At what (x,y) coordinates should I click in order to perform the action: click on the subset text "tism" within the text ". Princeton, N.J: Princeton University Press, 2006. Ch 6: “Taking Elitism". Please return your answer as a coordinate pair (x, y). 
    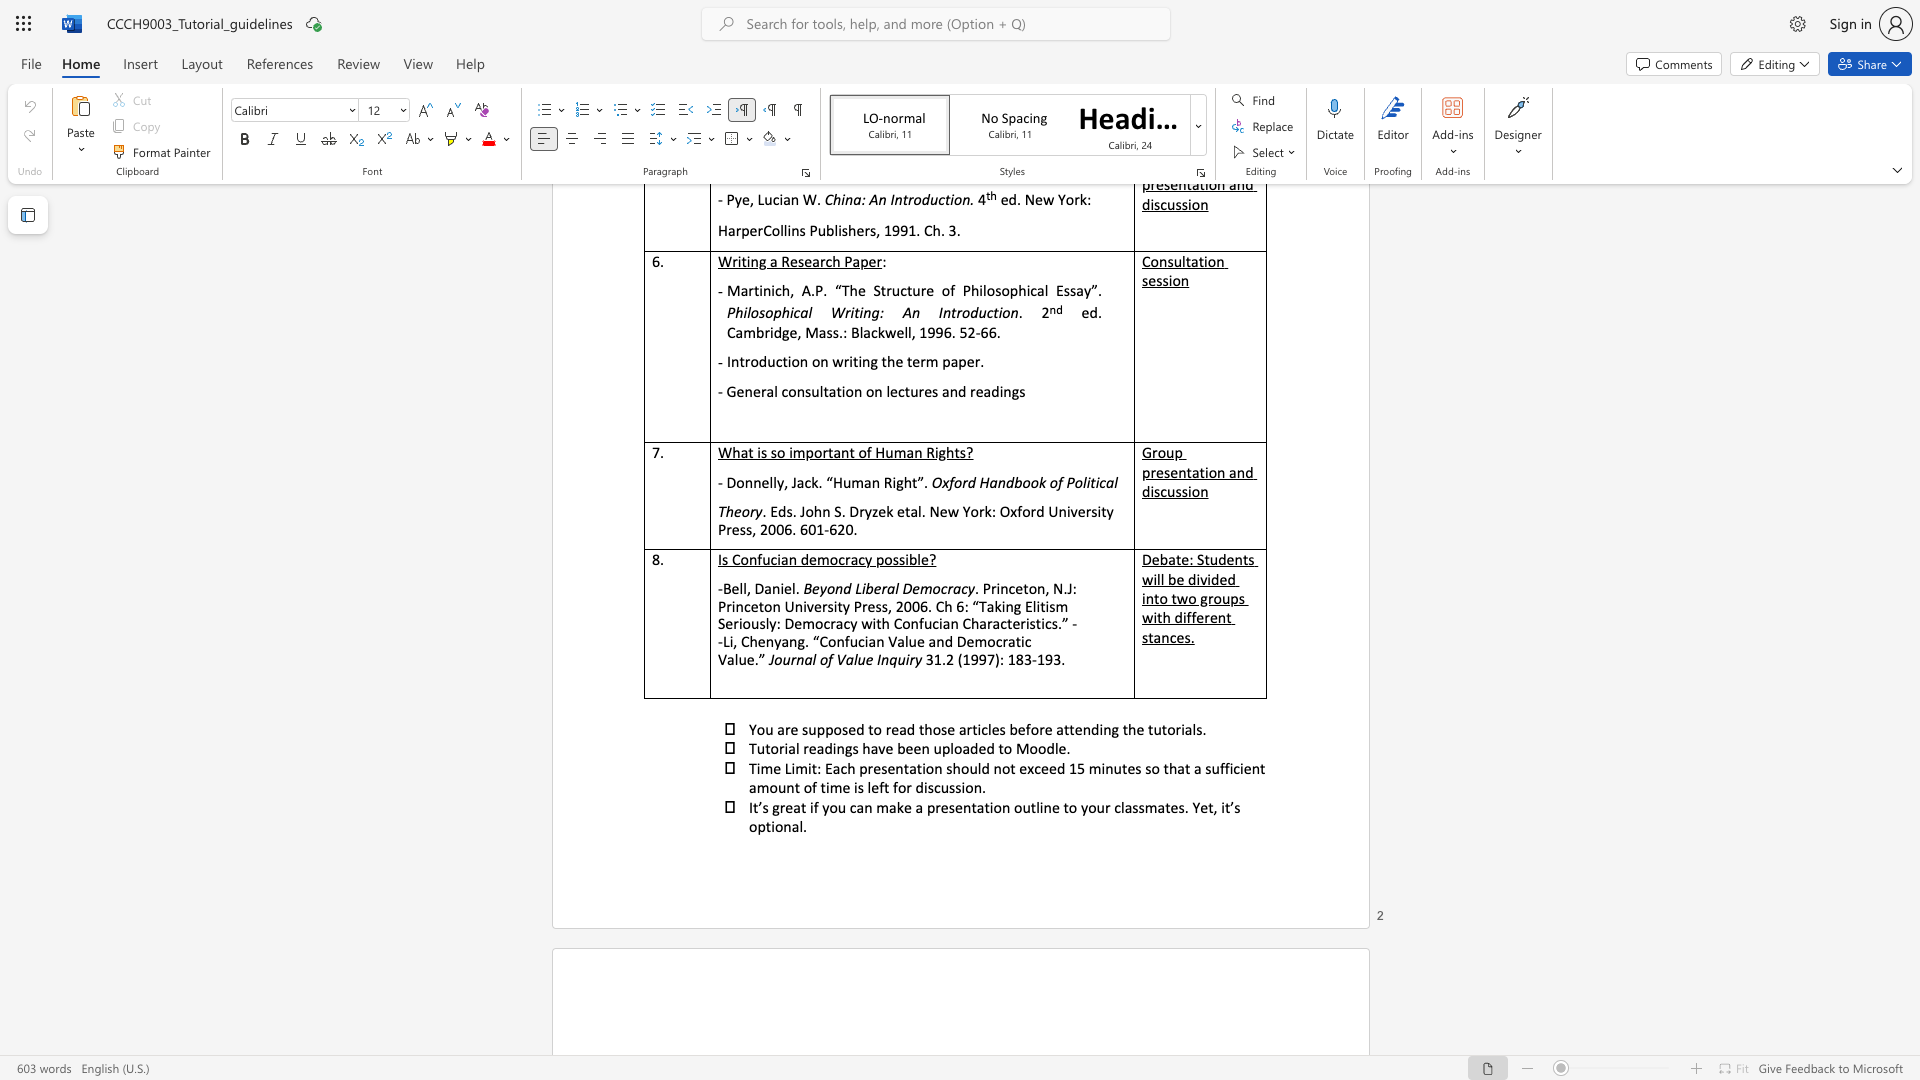
    Looking at the image, I should click on (1040, 605).